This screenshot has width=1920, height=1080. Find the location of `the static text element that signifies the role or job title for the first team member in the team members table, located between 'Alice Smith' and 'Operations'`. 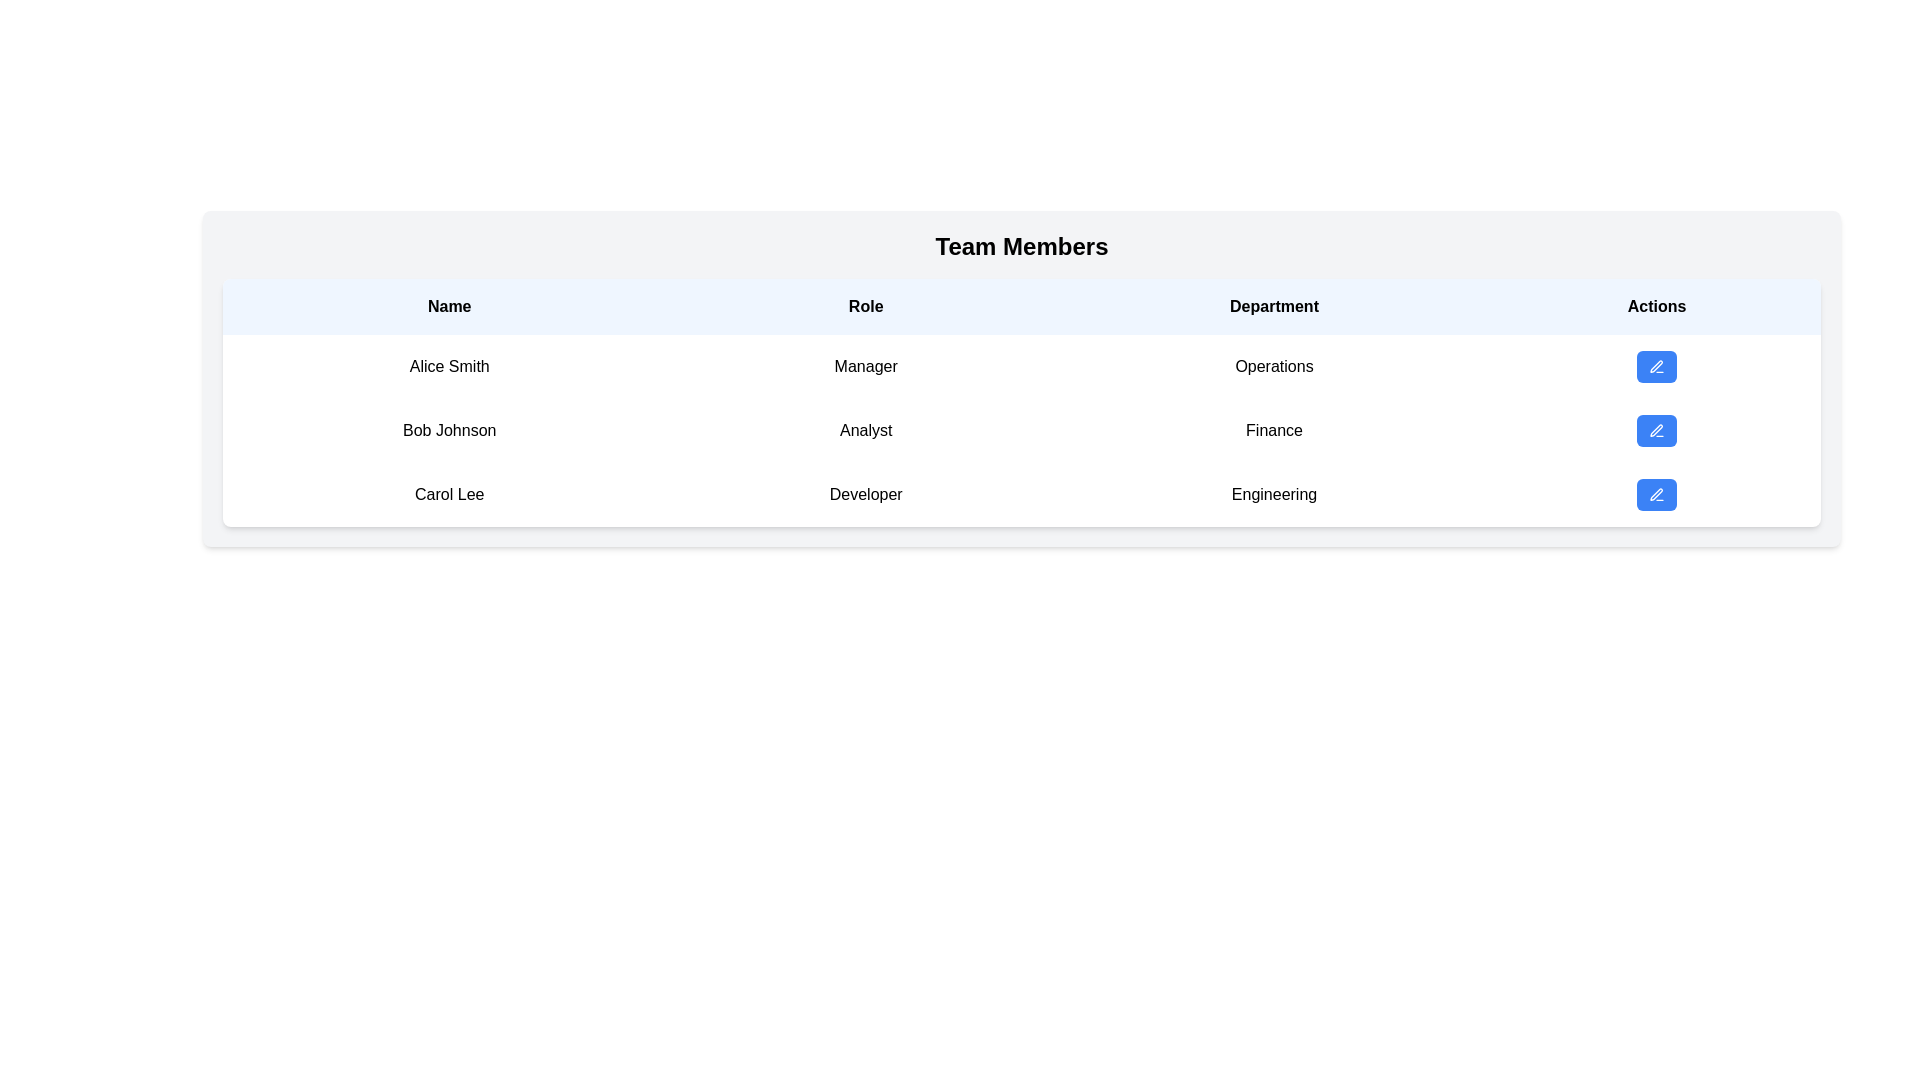

the static text element that signifies the role or job title for the first team member in the team members table, located between 'Alice Smith' and 'Operations' is located at coordinates (866, 366).